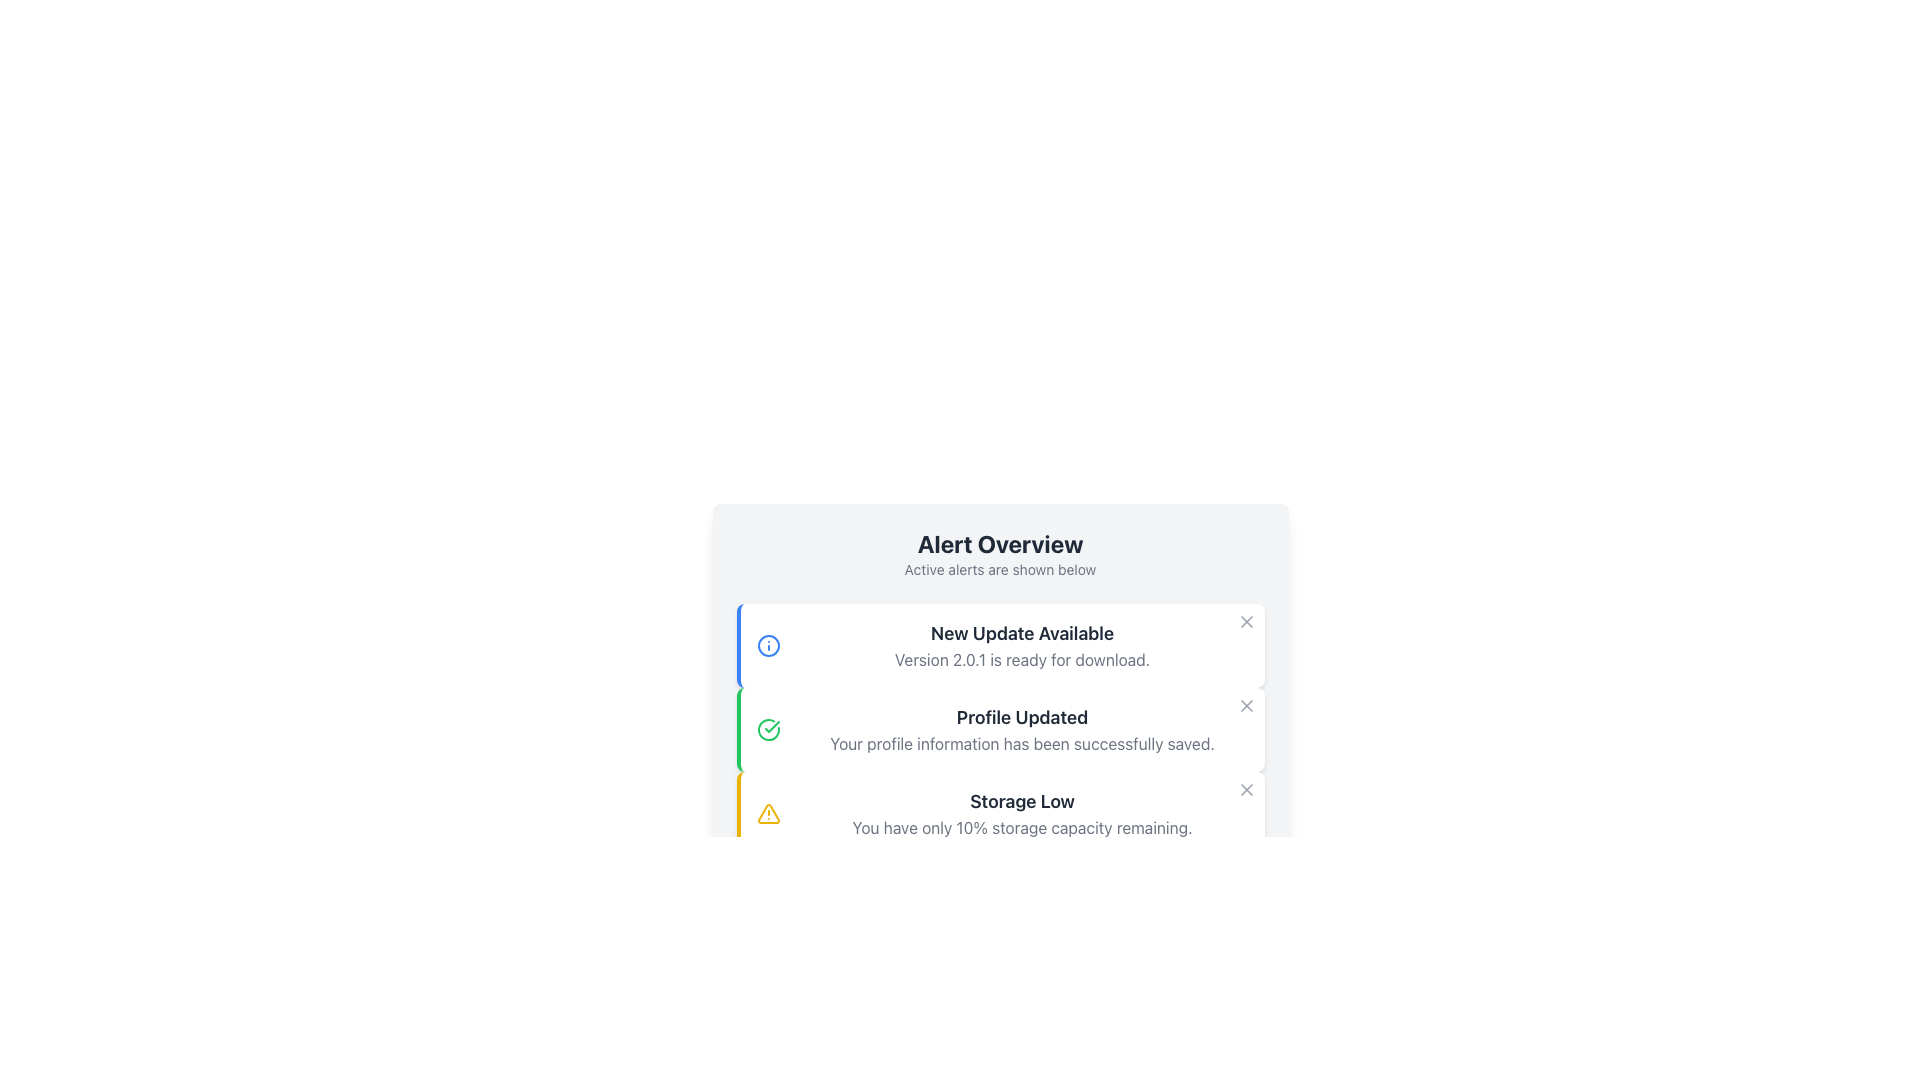  I want to click on text label displaying 'Active alerts are shown below', which is styled in gray and located beneath the 'Alert Overview' heading, so click(1000, 570).